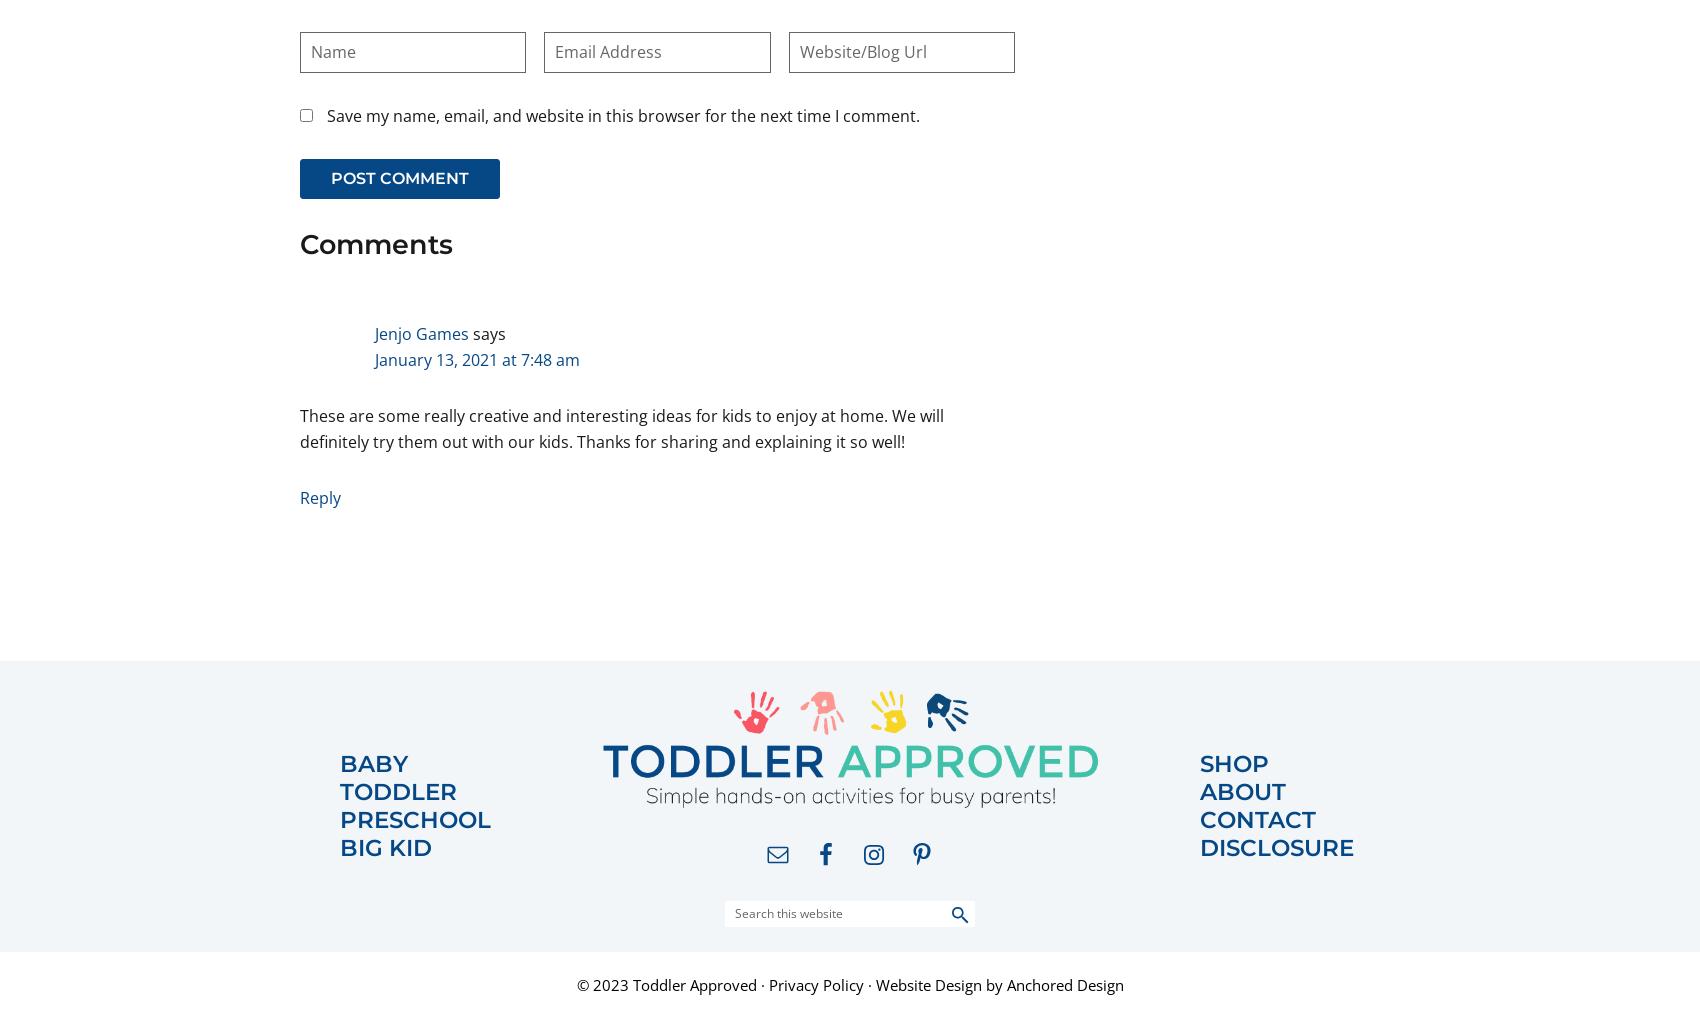 The image size is (1700, 1021). What do you see at coordinates (672, 984) in the screenshot?
I see `'© 2023 Toddler Approved ·'` at bounding box center [672, 984].